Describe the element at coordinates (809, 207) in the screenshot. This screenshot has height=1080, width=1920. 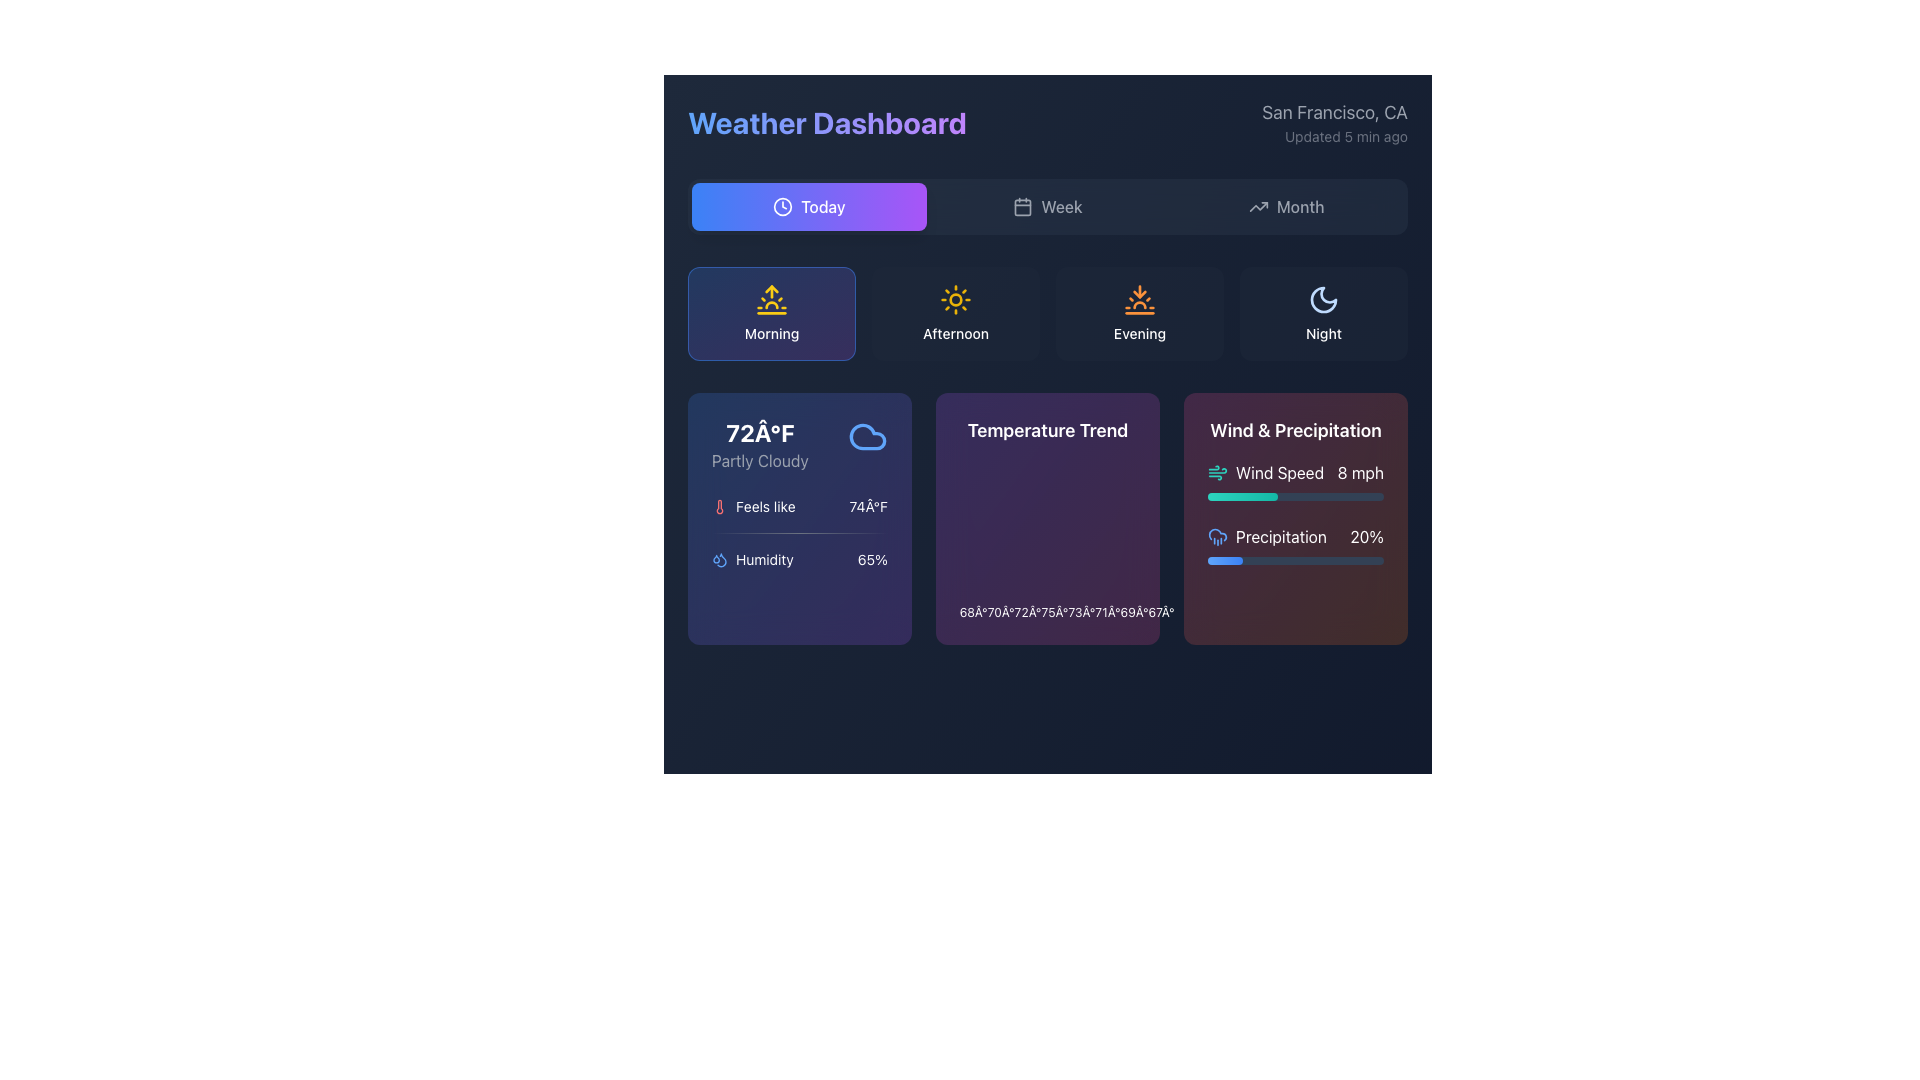
I see `the 'Today' button located under the 'Weather Dashboard' title` at that location.